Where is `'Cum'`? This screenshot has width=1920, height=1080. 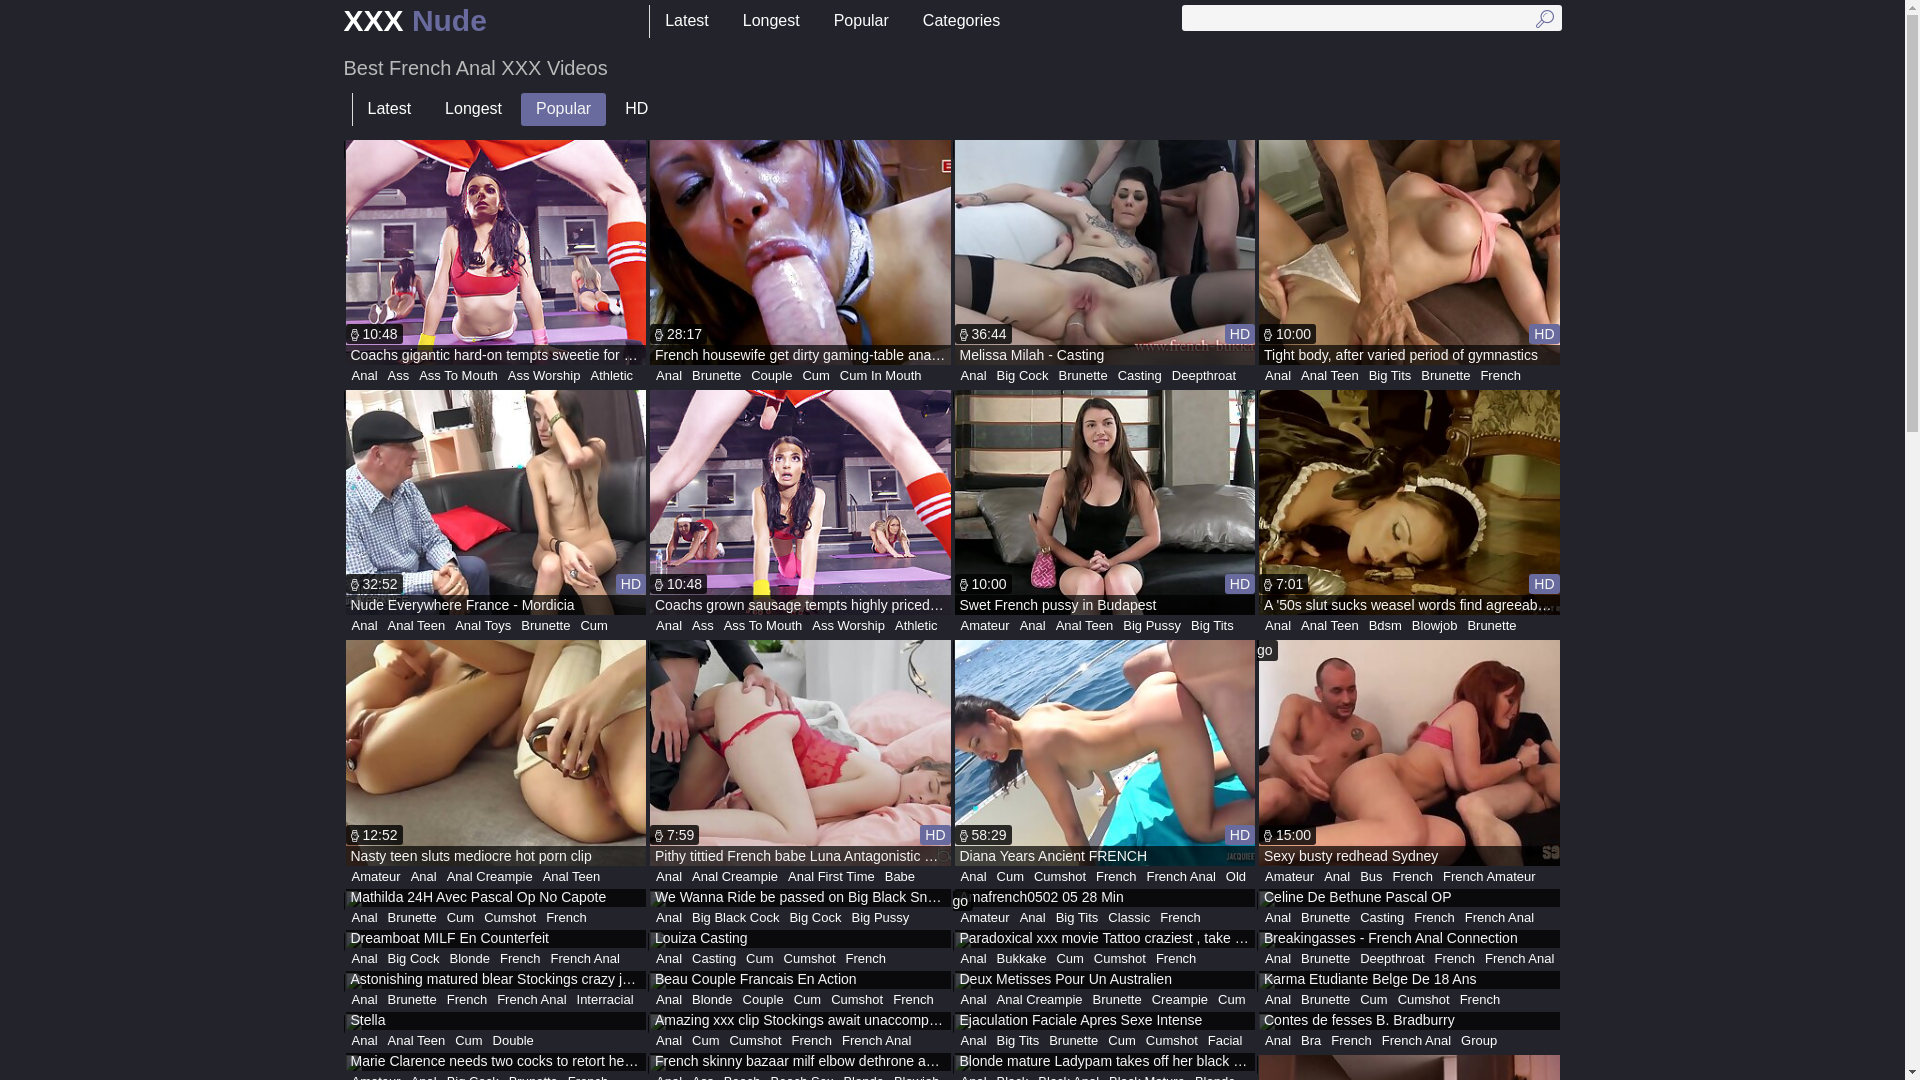
'Cum' is located at coordinates (467, 1040).